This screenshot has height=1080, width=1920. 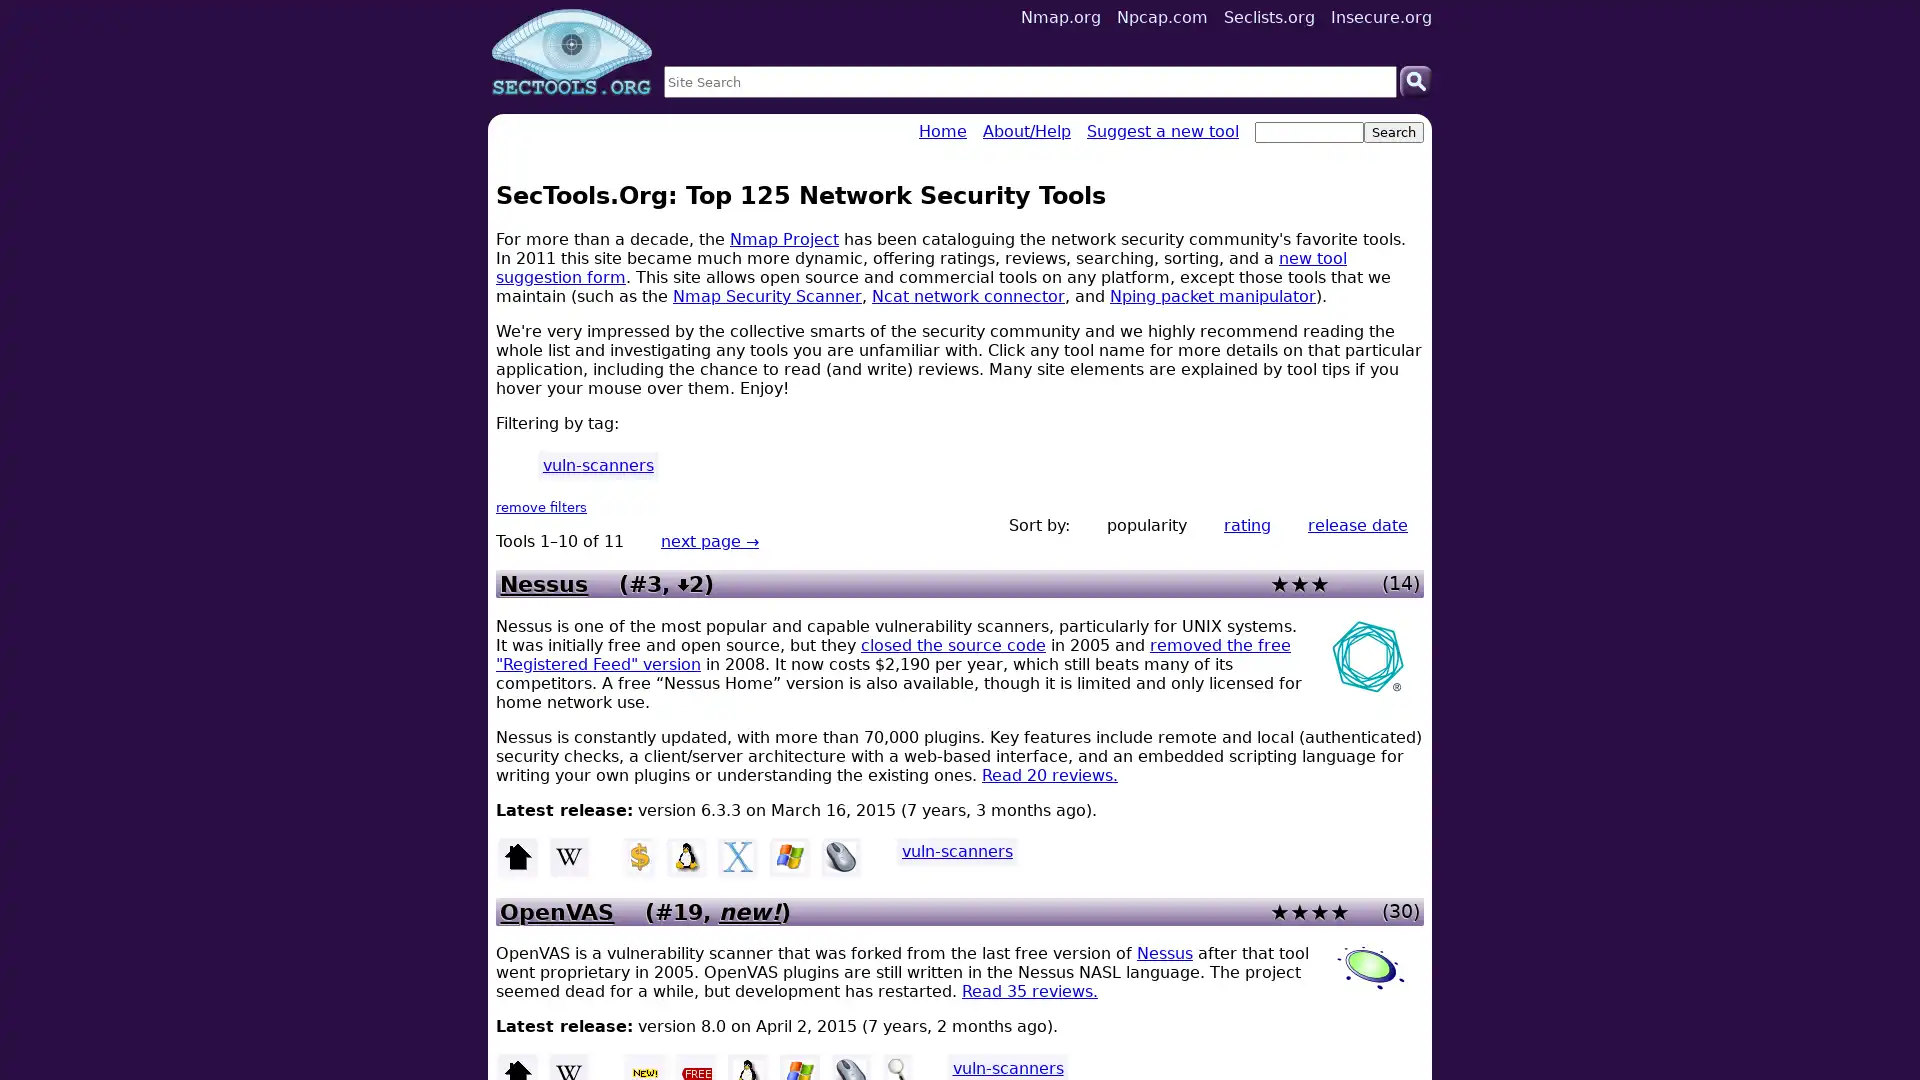 I want to click on Search, so click(x=1415, y=80).